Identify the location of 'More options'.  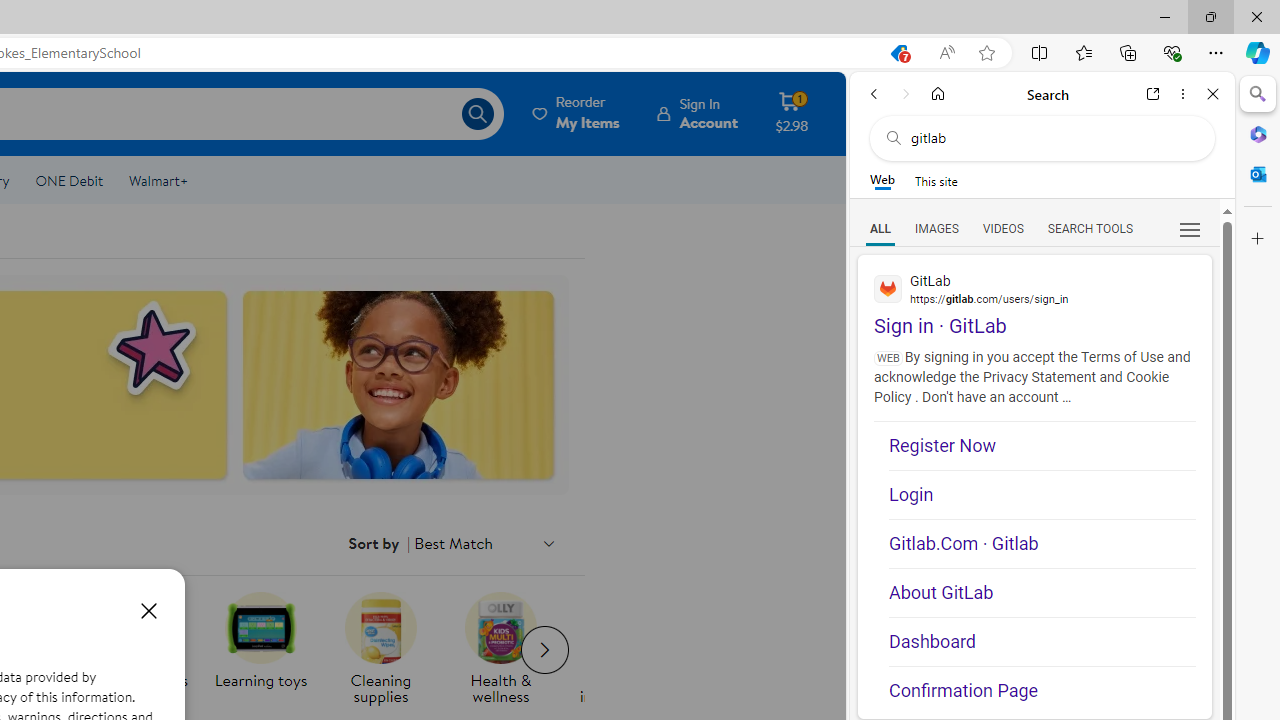
(1182, 93).